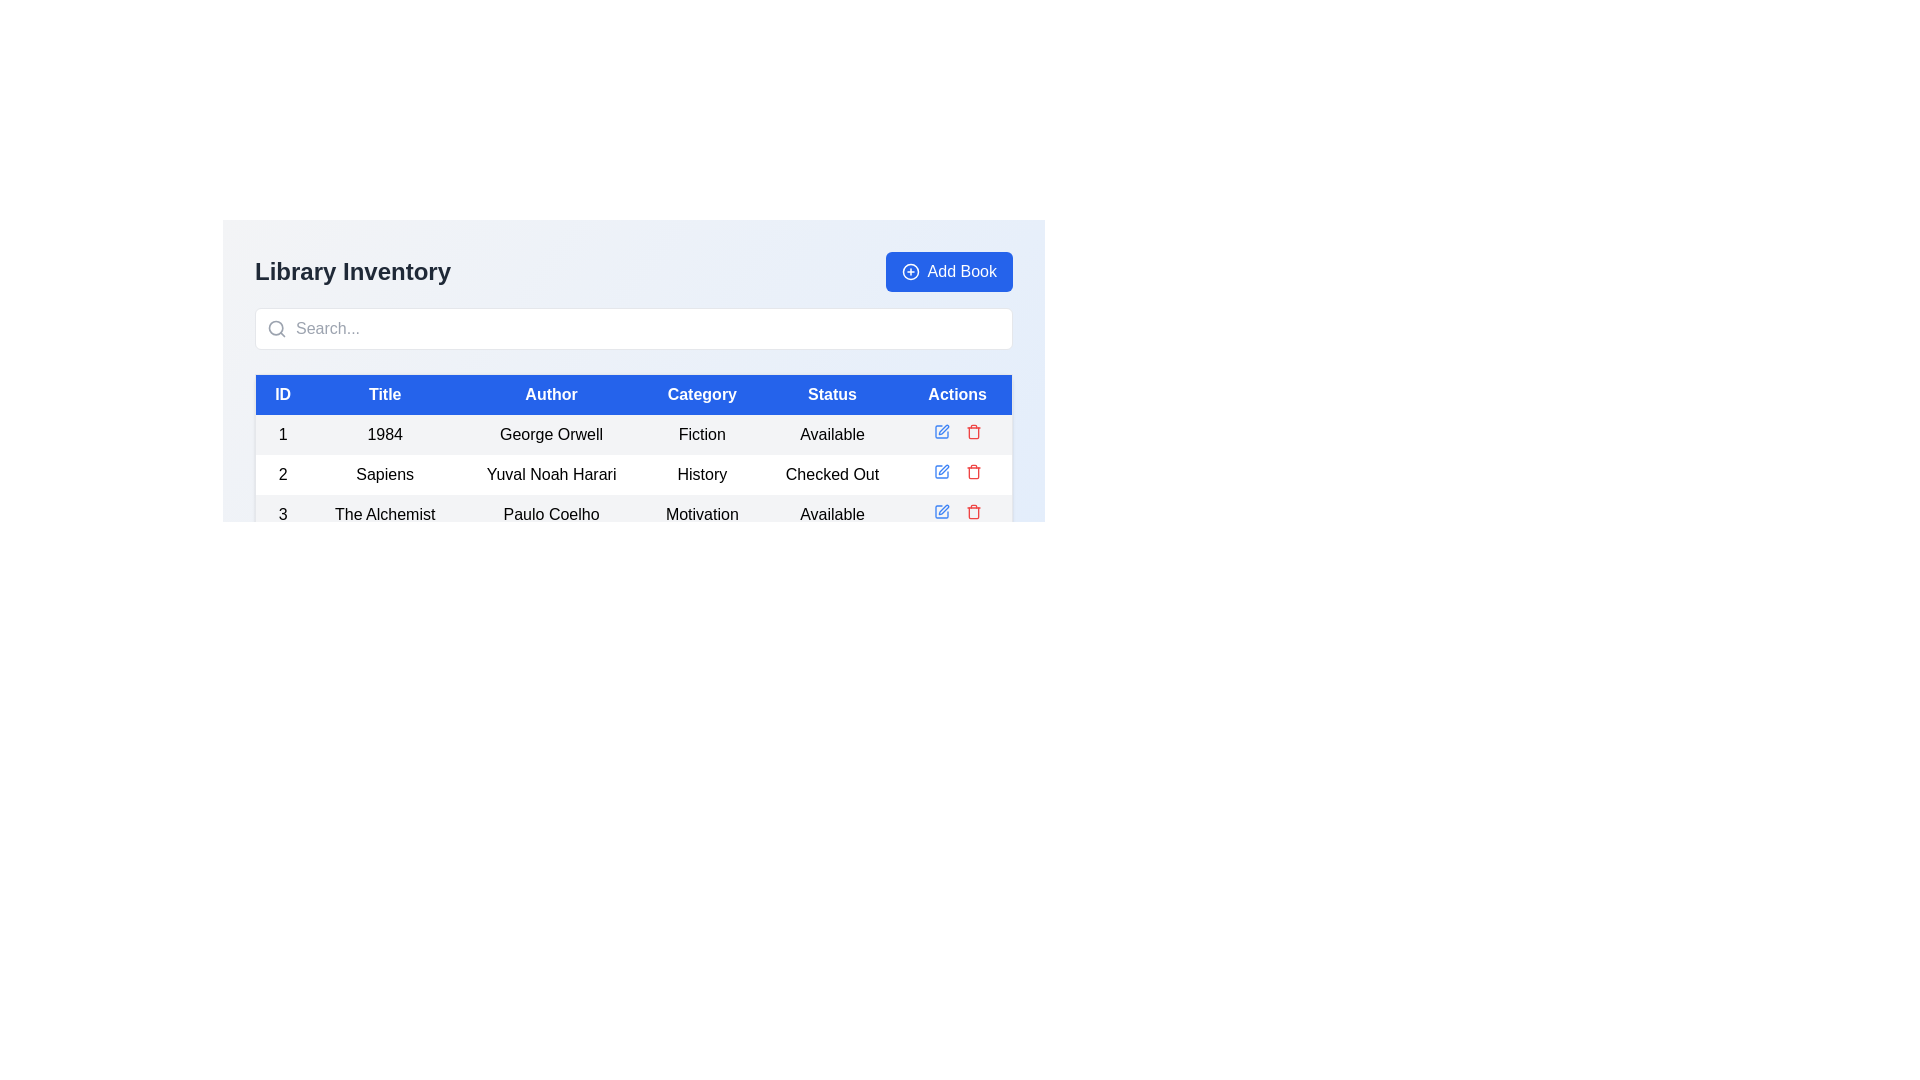 This screenshot has width=1920, height=1080. Describe the element at coordinates (632, 474) in the screenshot. I see `the second row in the Library Inventory table containing the book 'Sapiens' by 'Yuval Noah Harari'` at that location.